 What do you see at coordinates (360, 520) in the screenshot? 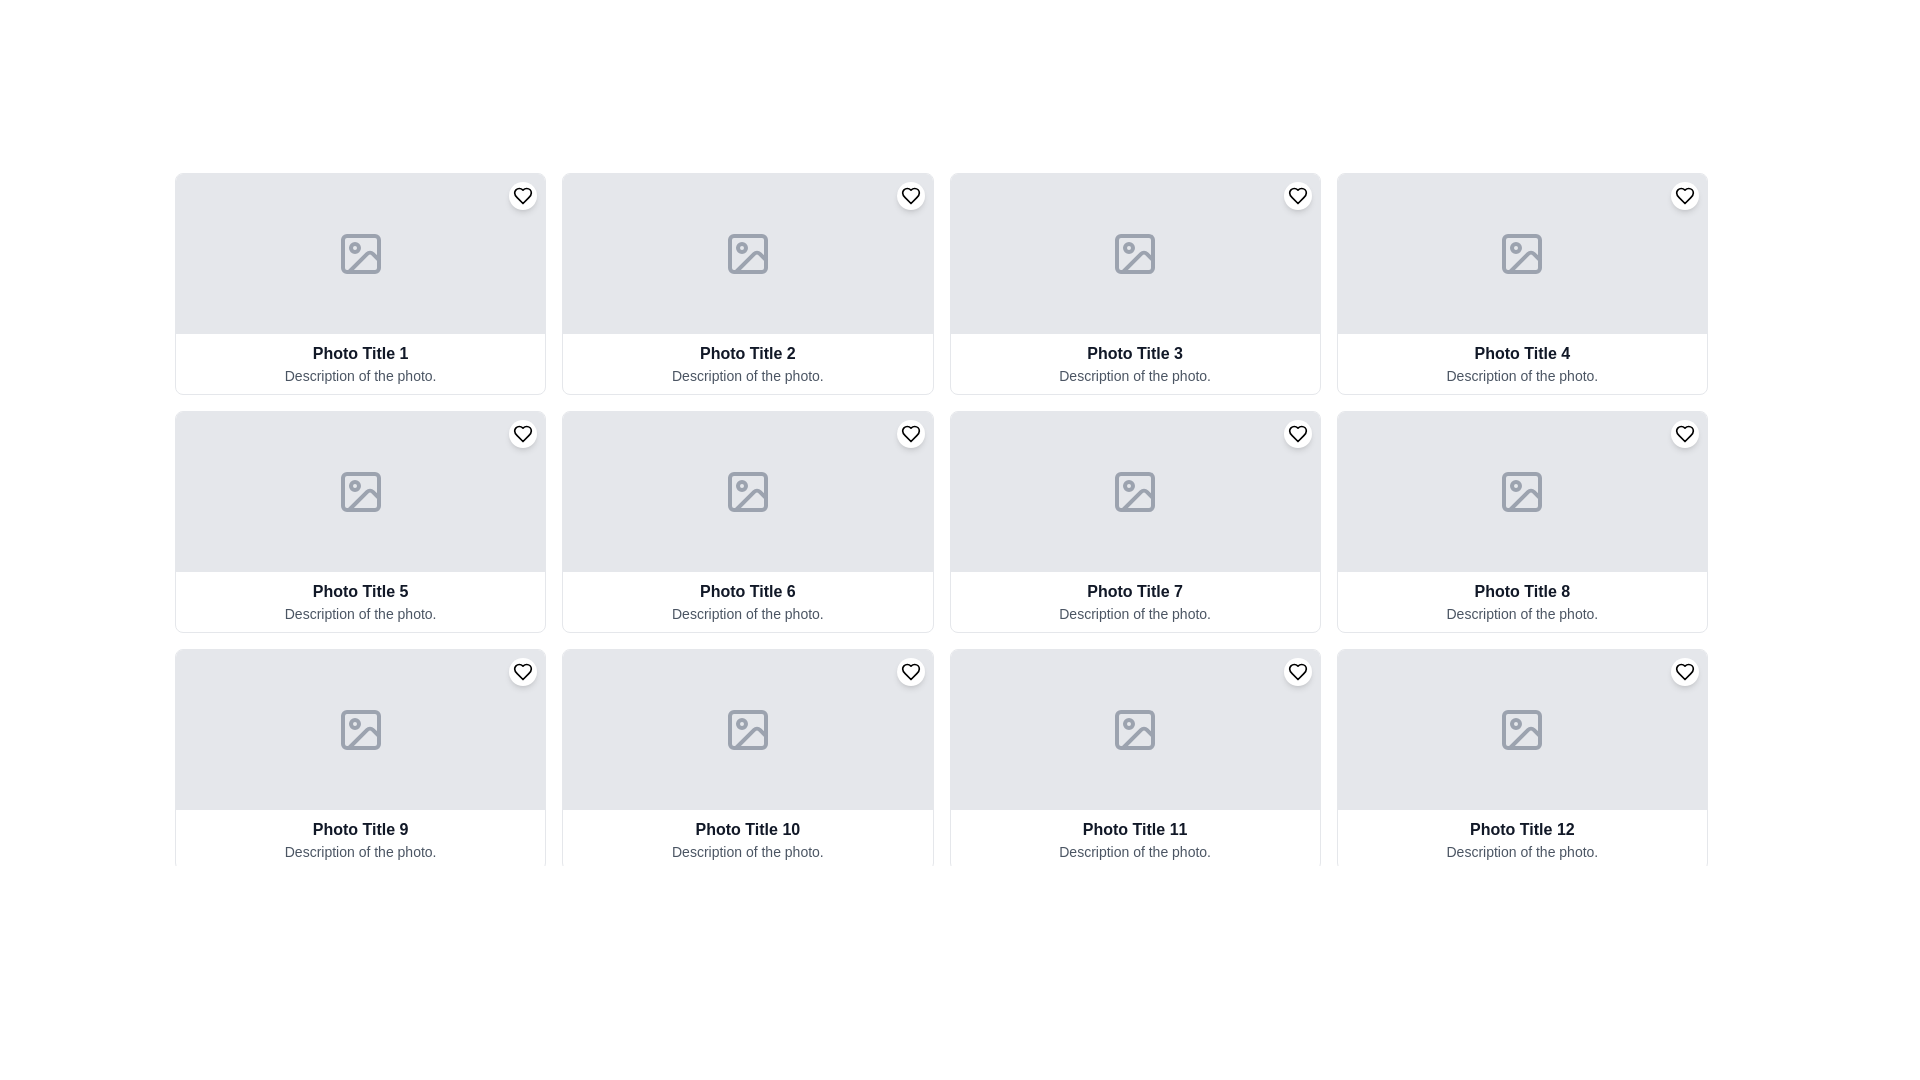
I see `the content of the Card component that serves as a visual representation for a photo or album, located in the second row and first column of the grid layout` at bounding box center [360, 520].